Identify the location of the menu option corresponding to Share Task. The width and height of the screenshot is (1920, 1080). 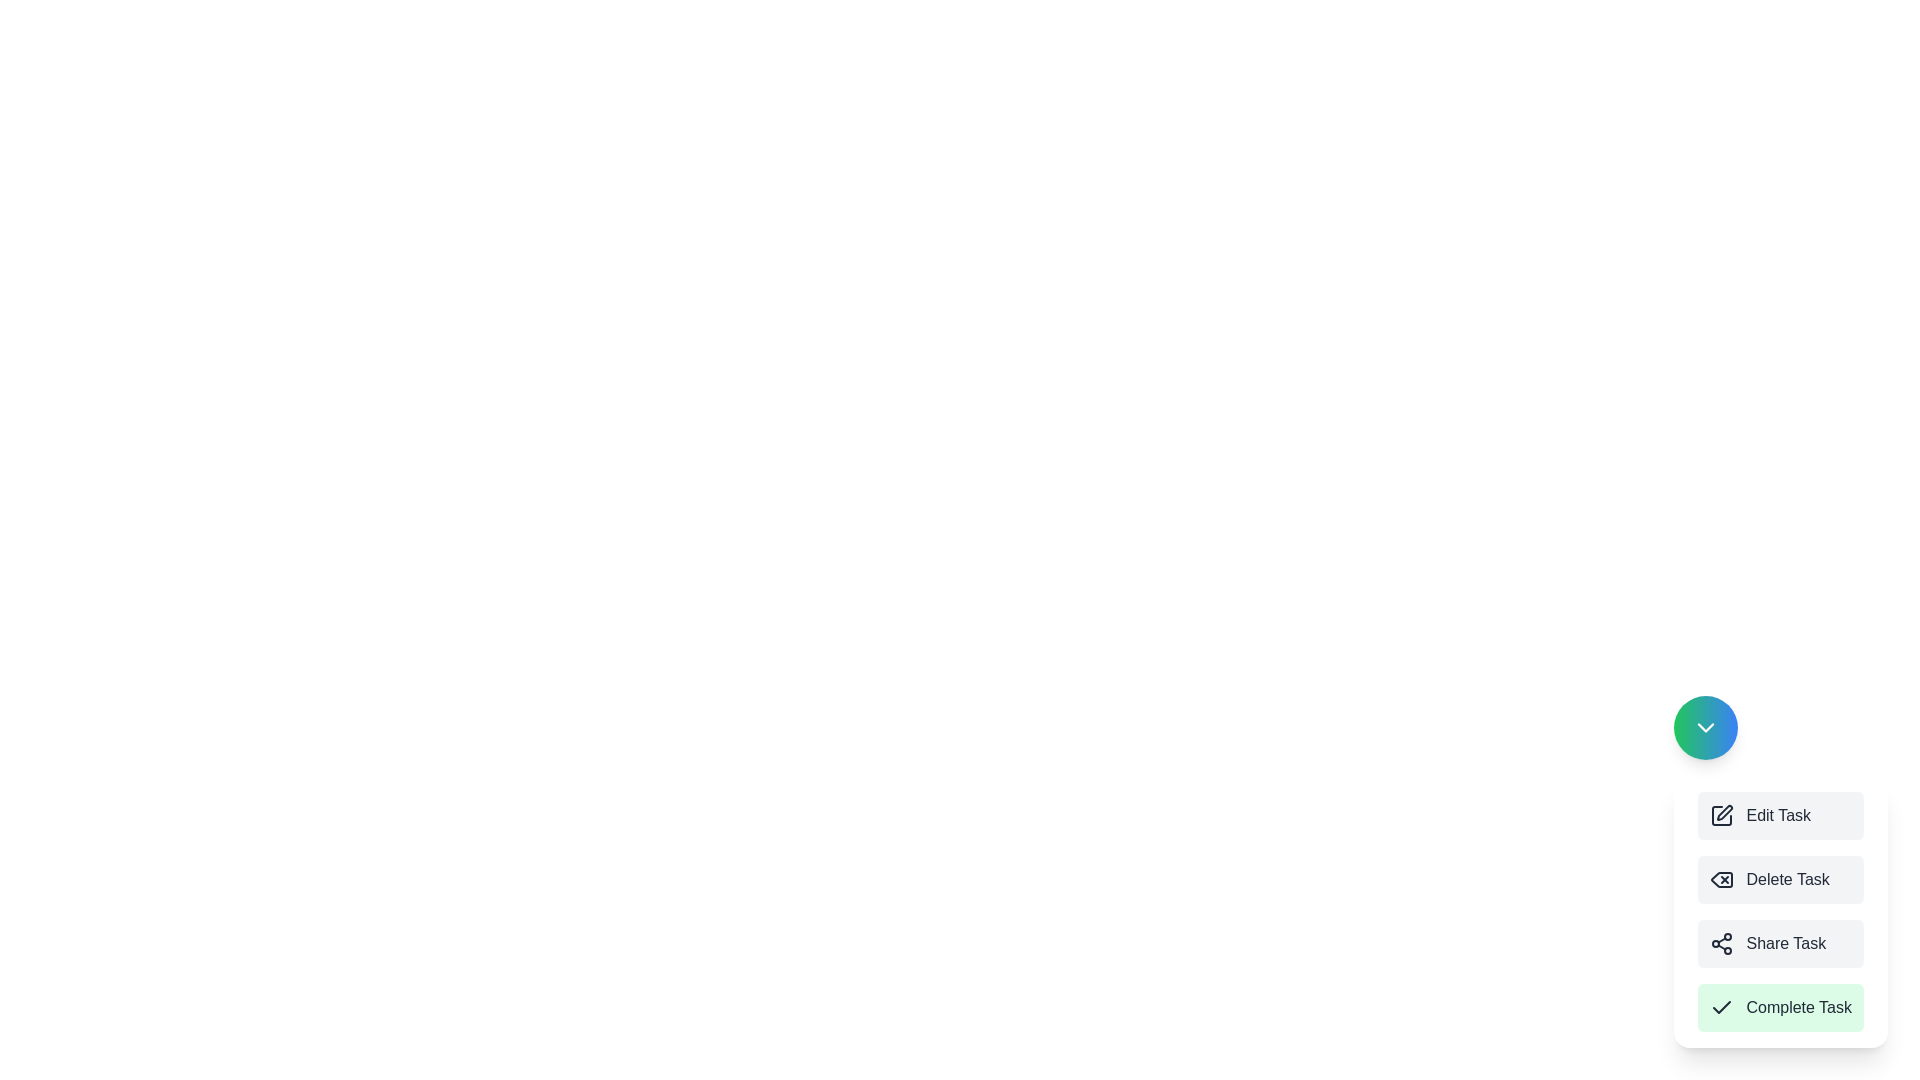
(1781, 944).